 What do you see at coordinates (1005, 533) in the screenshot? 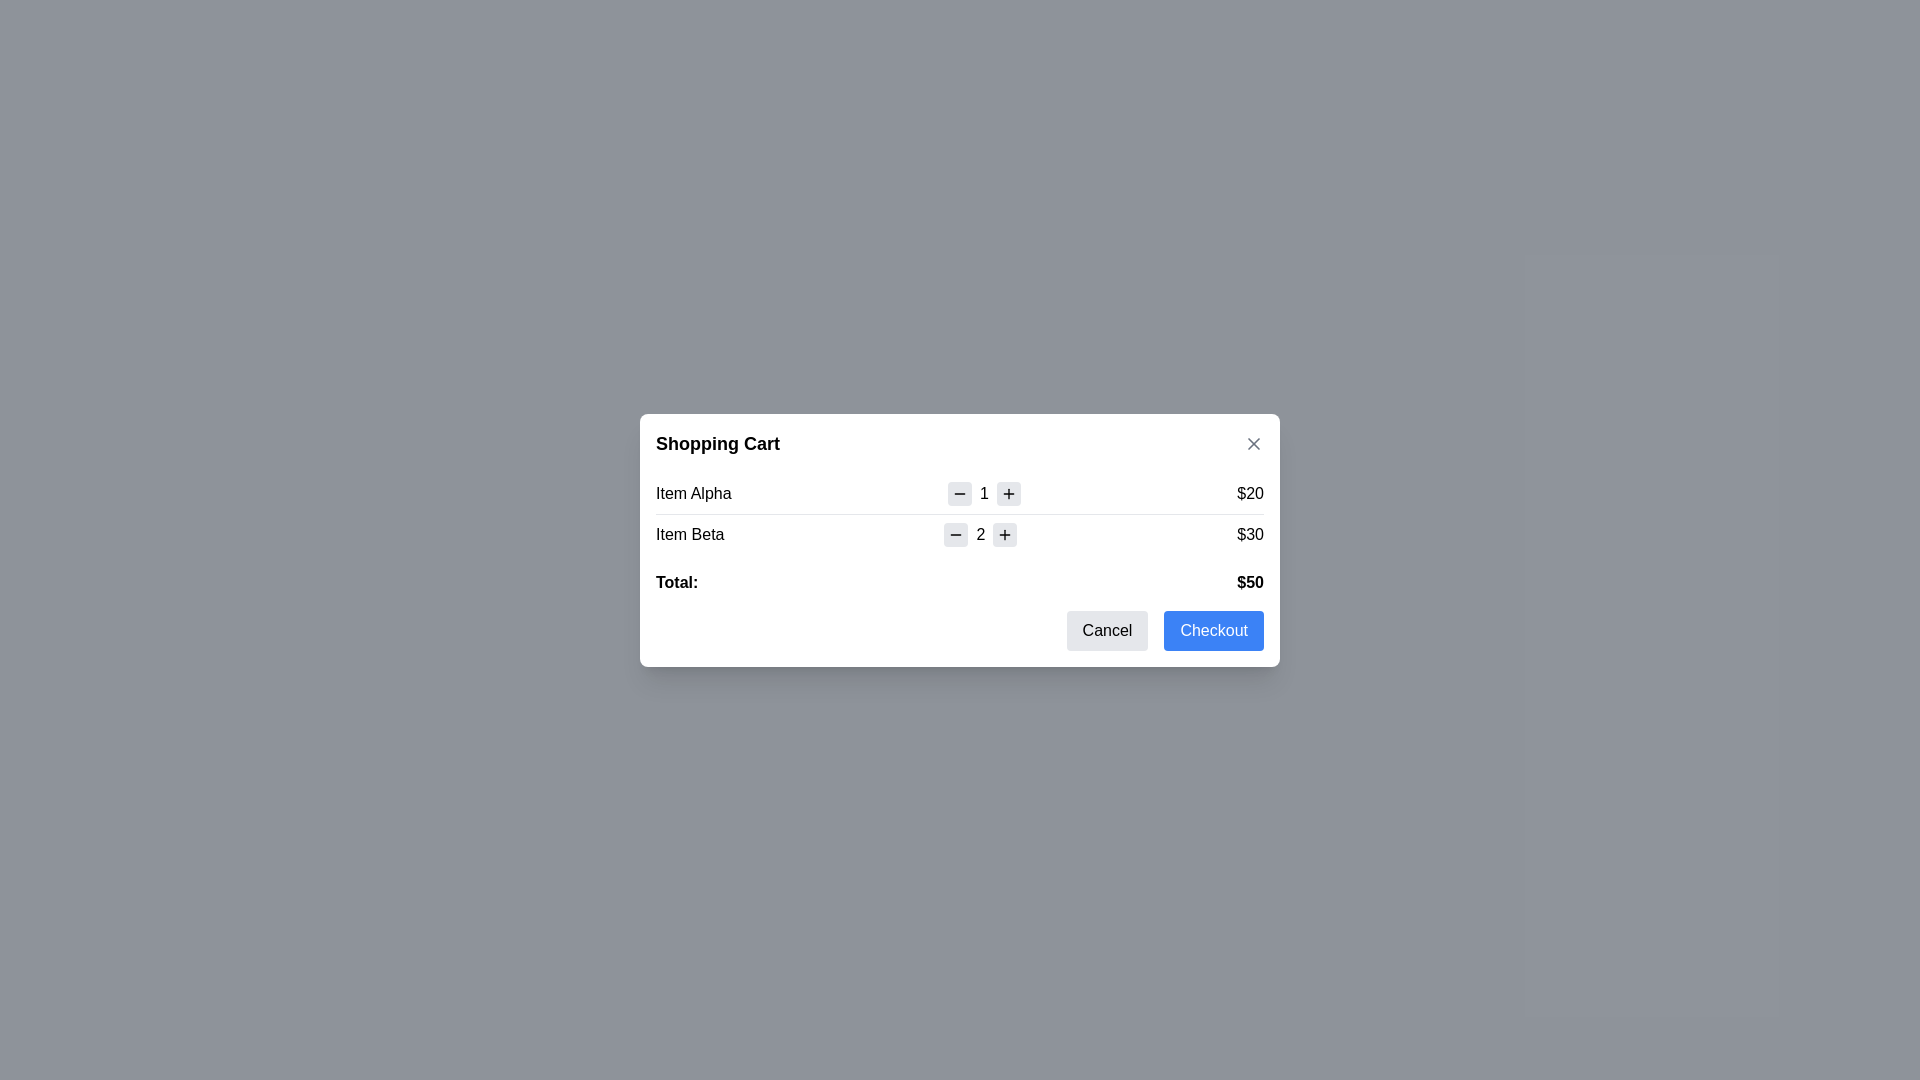
I see `the plus icon button located in the second row of the cart items table, to increment the quantity of the item 'Beta'` at bounding box center [1005, 533].